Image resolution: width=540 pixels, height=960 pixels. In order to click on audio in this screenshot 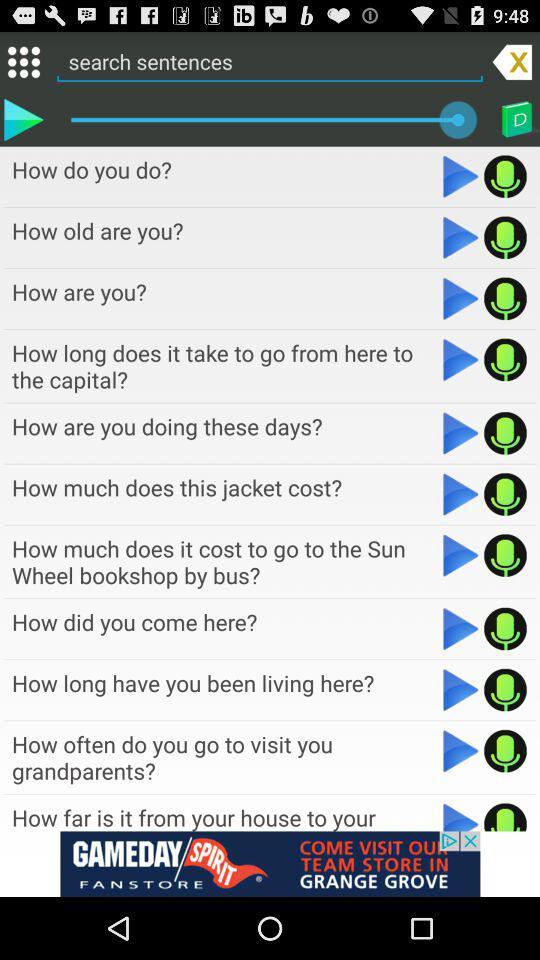, I will do `click(461, 816)`.